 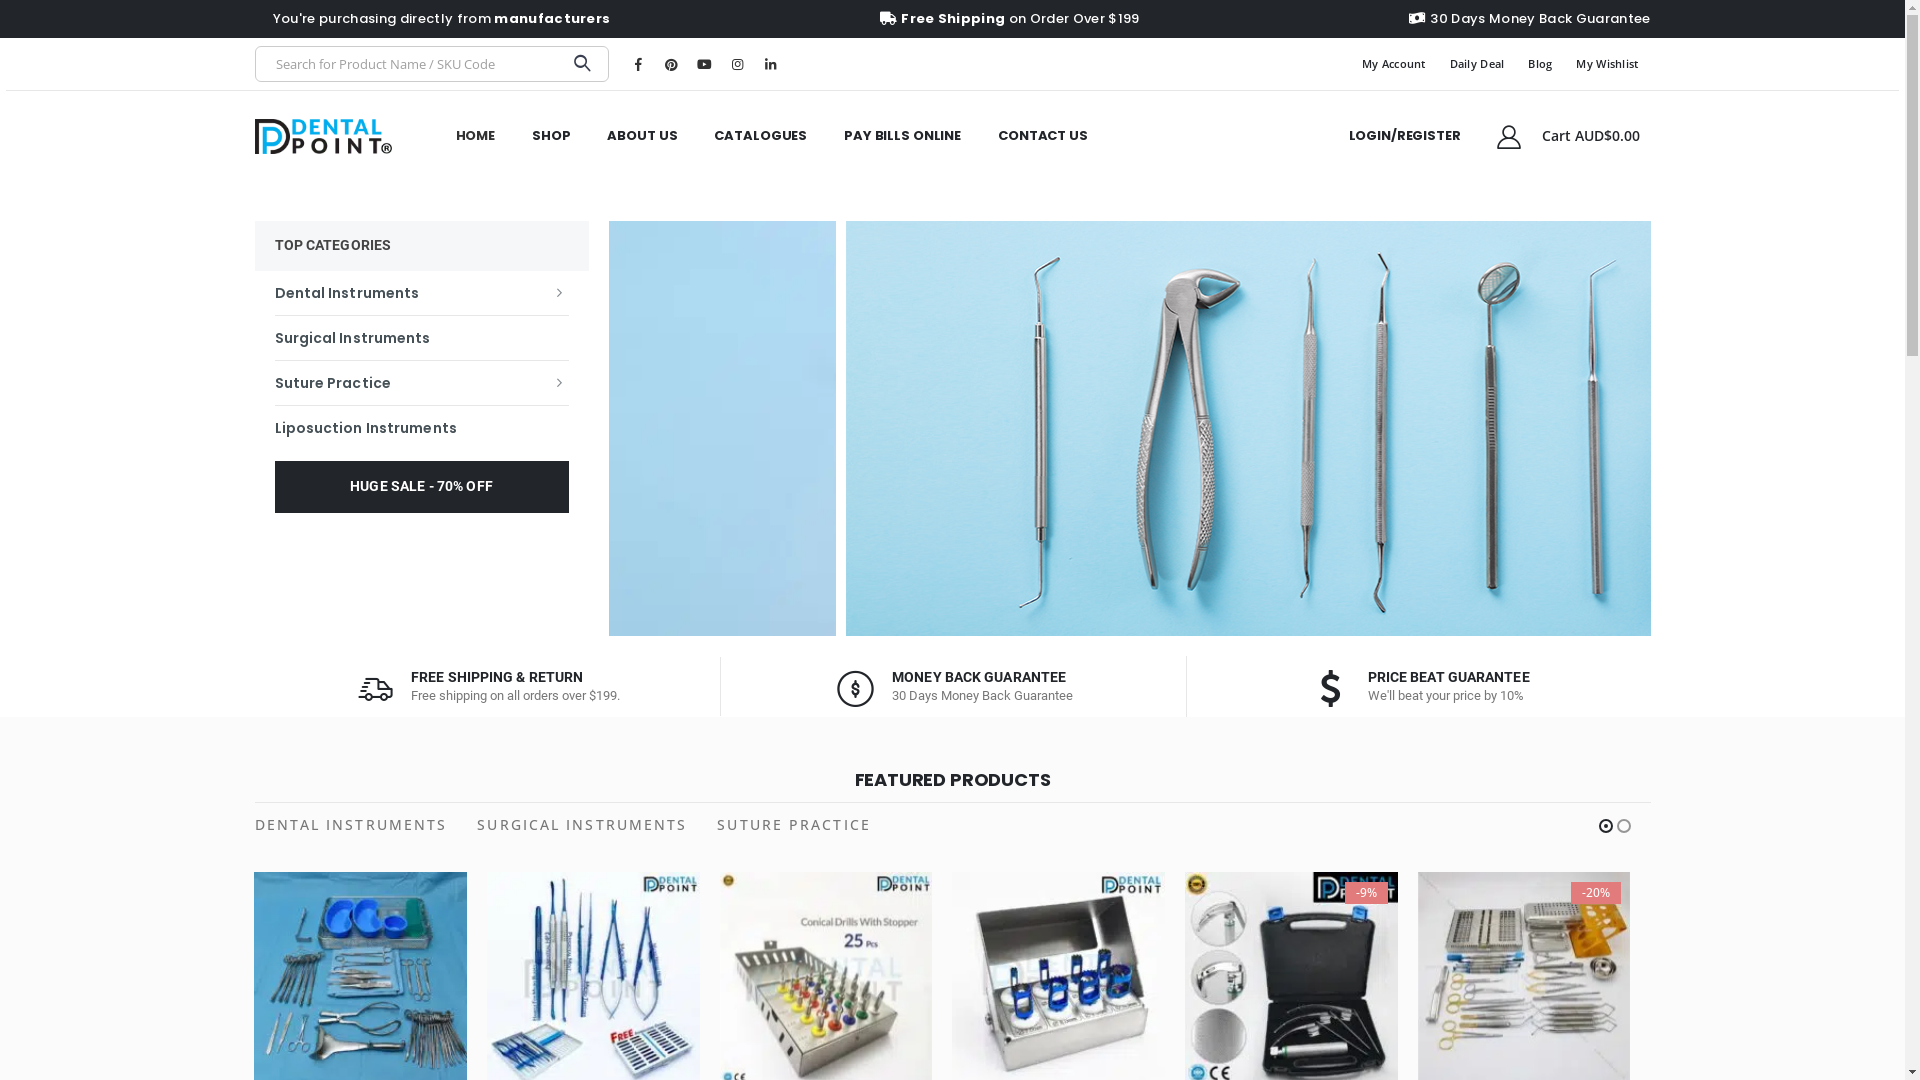 I want to click on 'Facebook', so click(x=623, y=63).